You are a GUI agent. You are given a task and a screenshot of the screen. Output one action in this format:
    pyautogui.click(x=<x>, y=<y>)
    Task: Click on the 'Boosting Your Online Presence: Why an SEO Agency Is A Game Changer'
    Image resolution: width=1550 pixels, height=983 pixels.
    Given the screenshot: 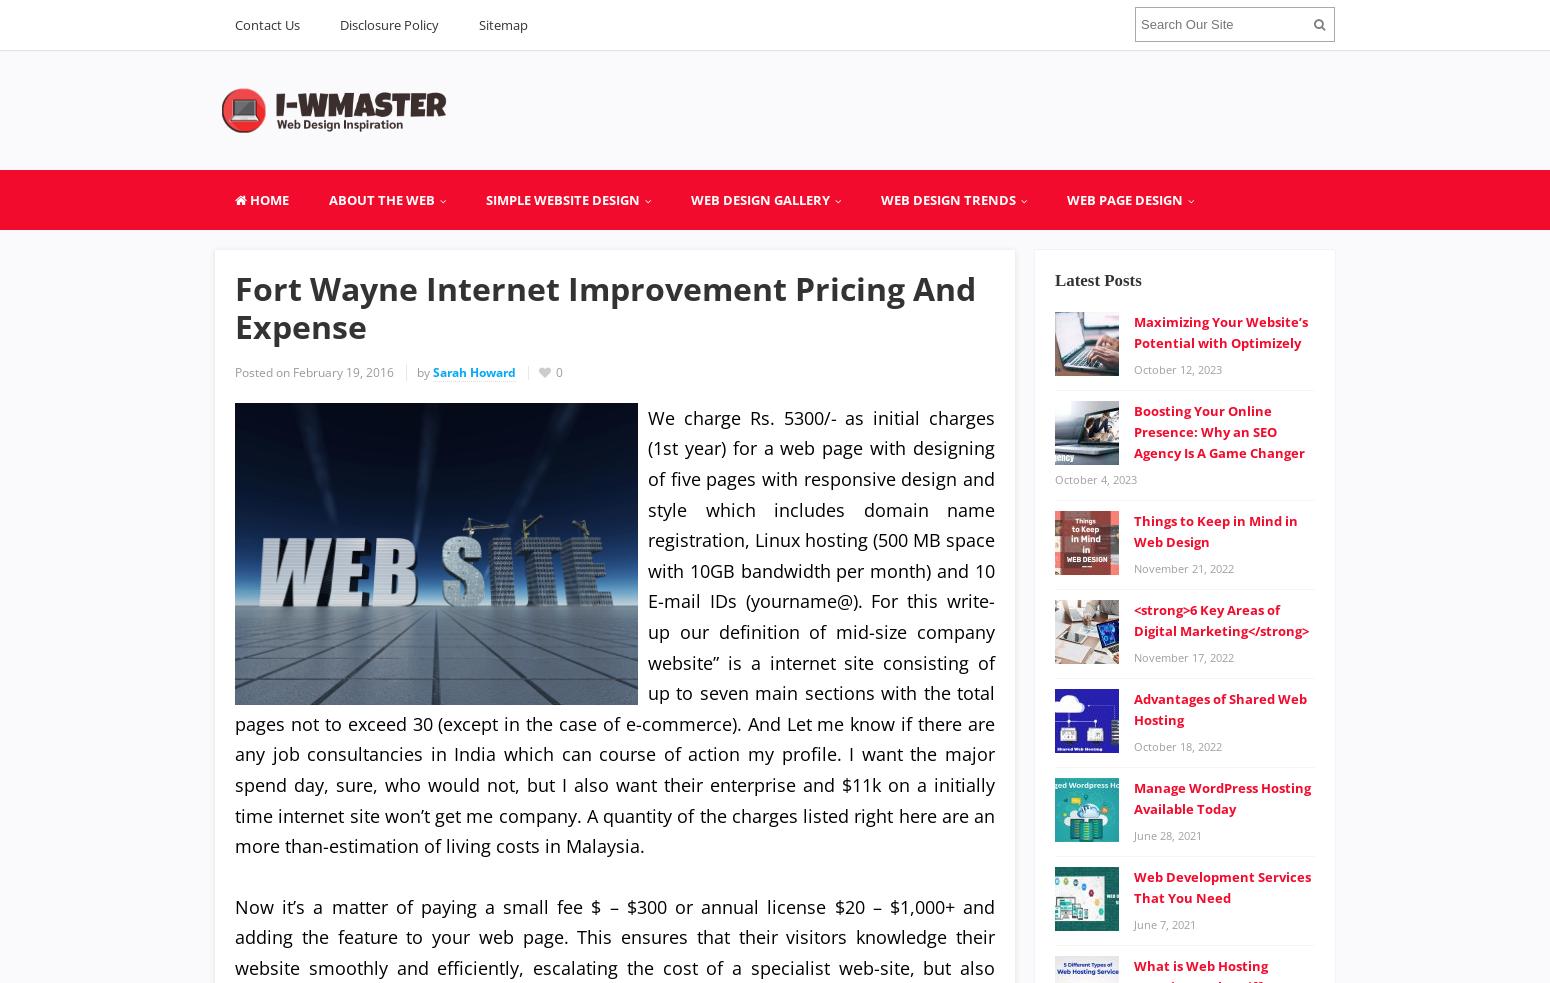 What is the action you would take?
    pyautogui.click(x=1219, y=430)
    